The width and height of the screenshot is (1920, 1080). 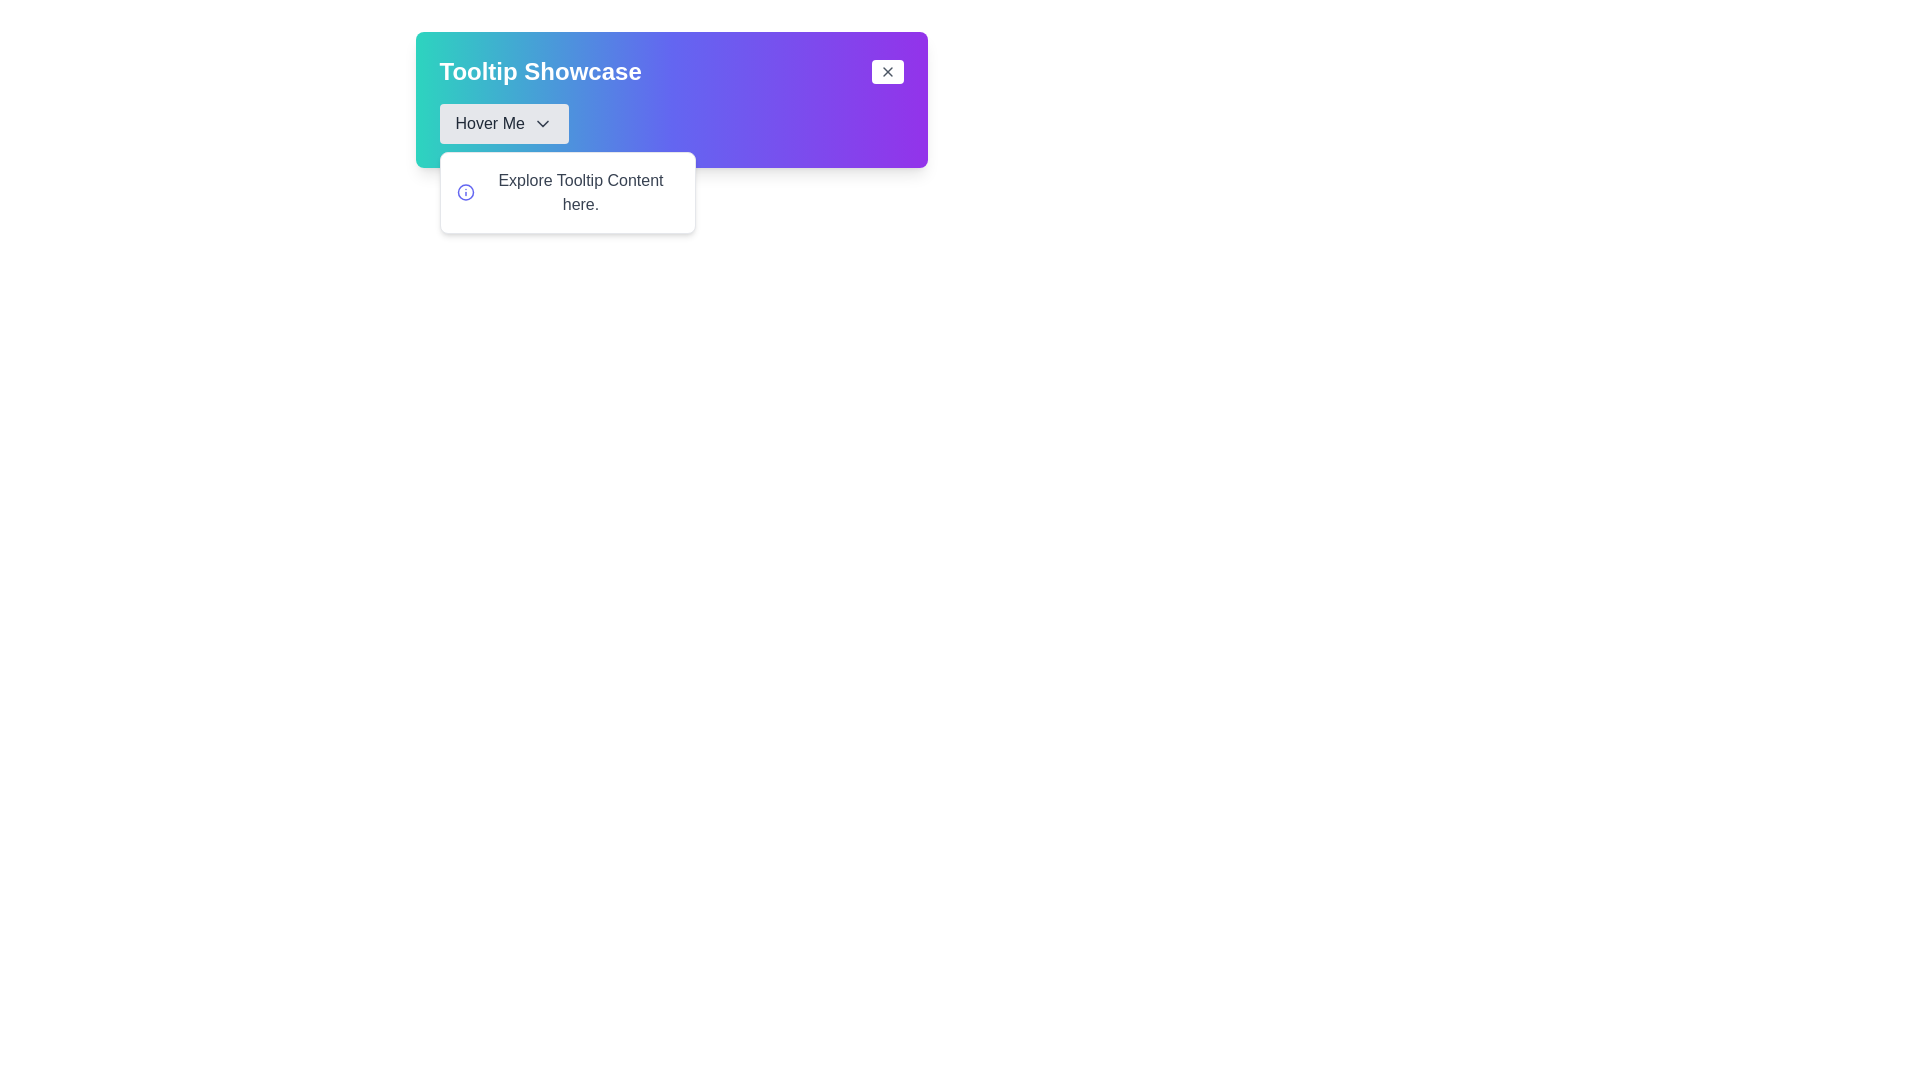 What do you see at coordinates (886, 71) in the screenshot?
I see `the close button located at the rightmost edge of the header section labeled 'Tooltip Showcase' to observe the hover effects` at bounding box center [886, 71].